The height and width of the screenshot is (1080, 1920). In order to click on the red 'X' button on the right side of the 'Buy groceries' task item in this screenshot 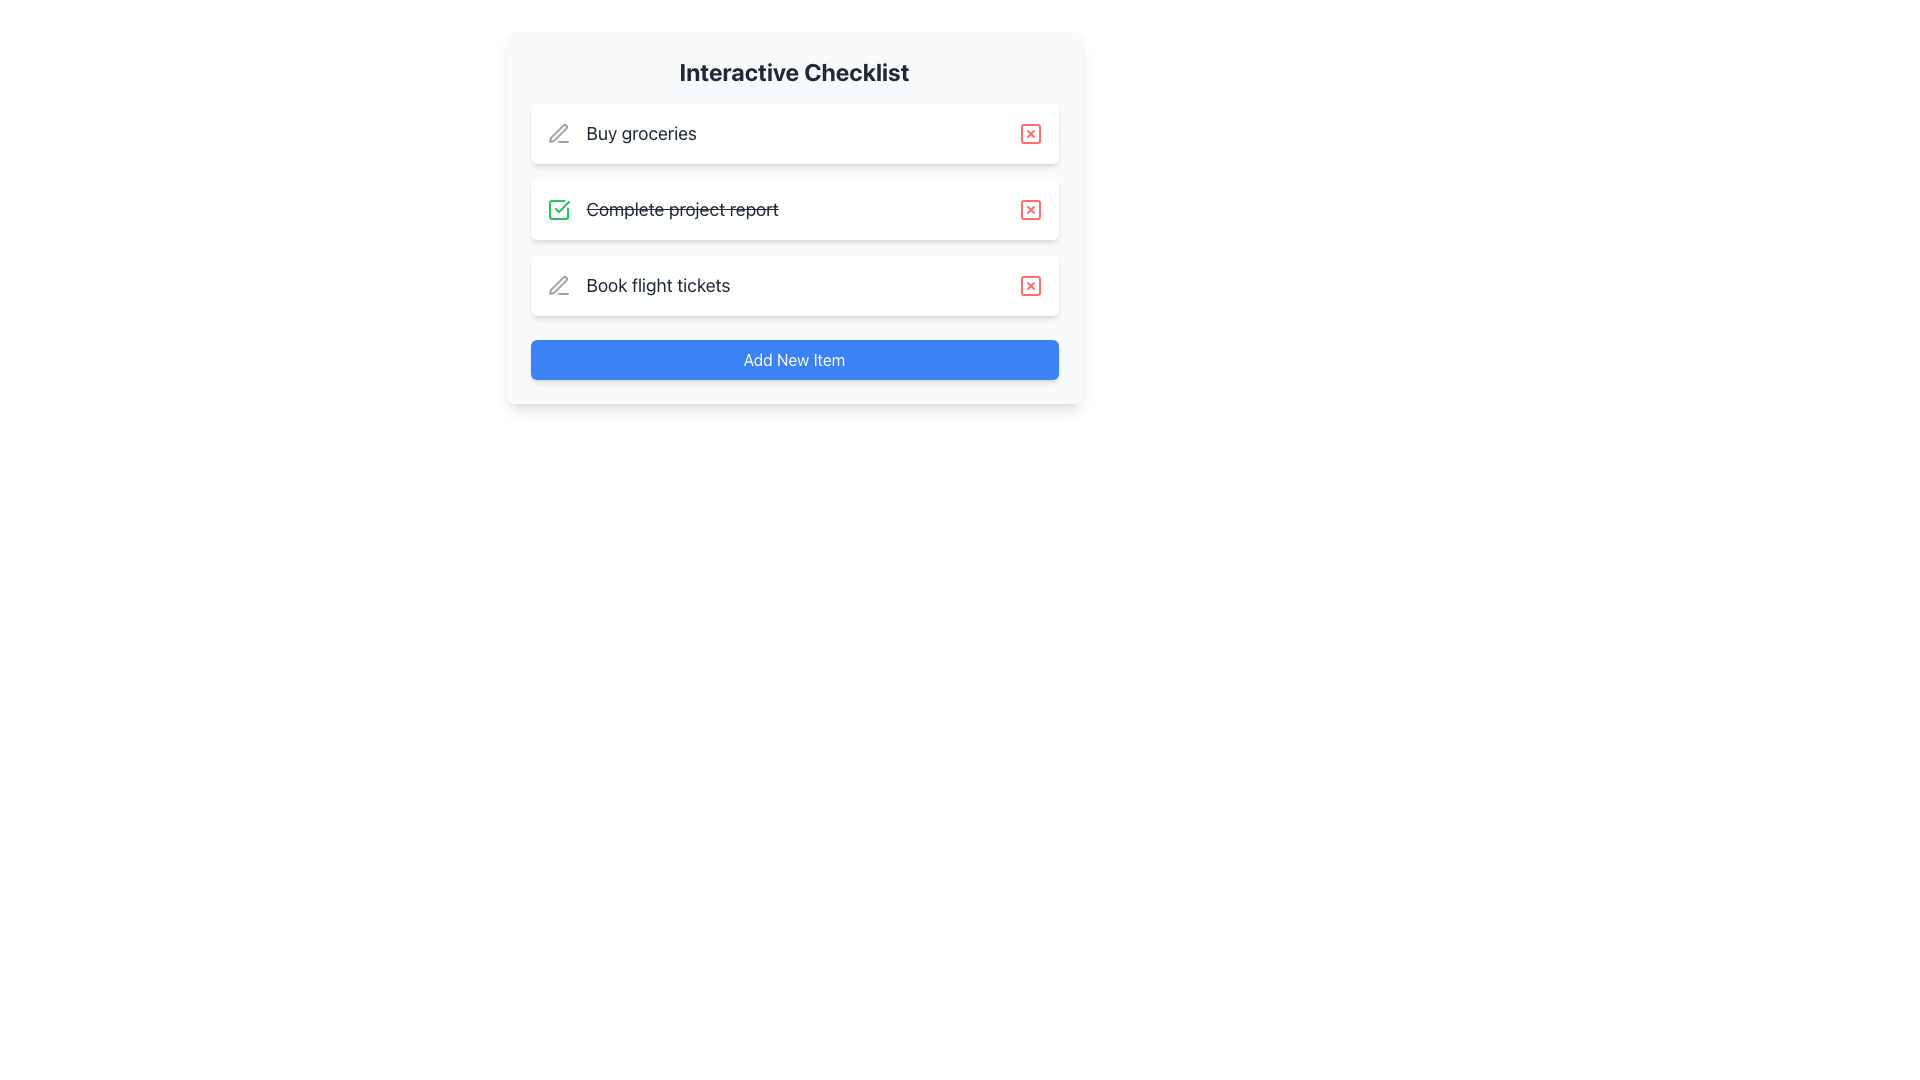, I will do `click(1030, 134)`.